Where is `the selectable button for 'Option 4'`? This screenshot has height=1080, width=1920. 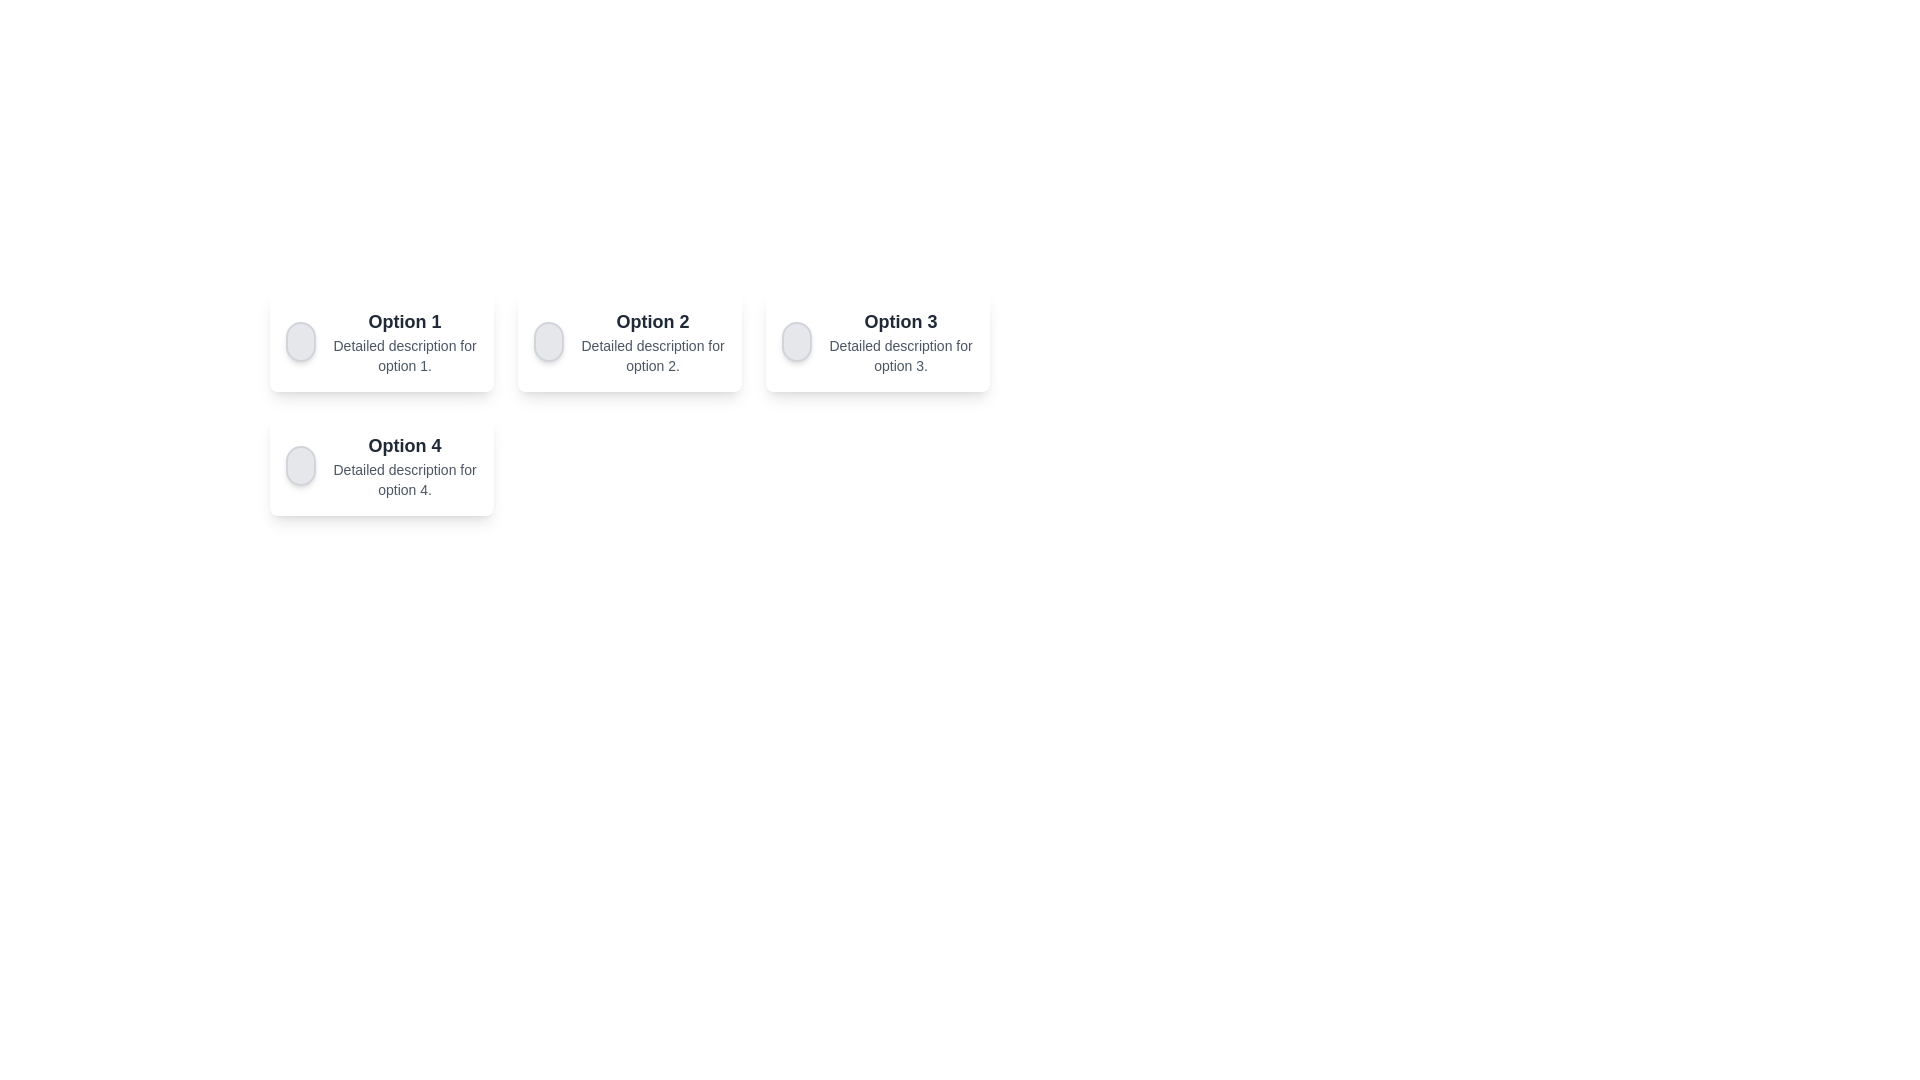
the selectable button for 'Option 4' is located at coordinates (300, 466).